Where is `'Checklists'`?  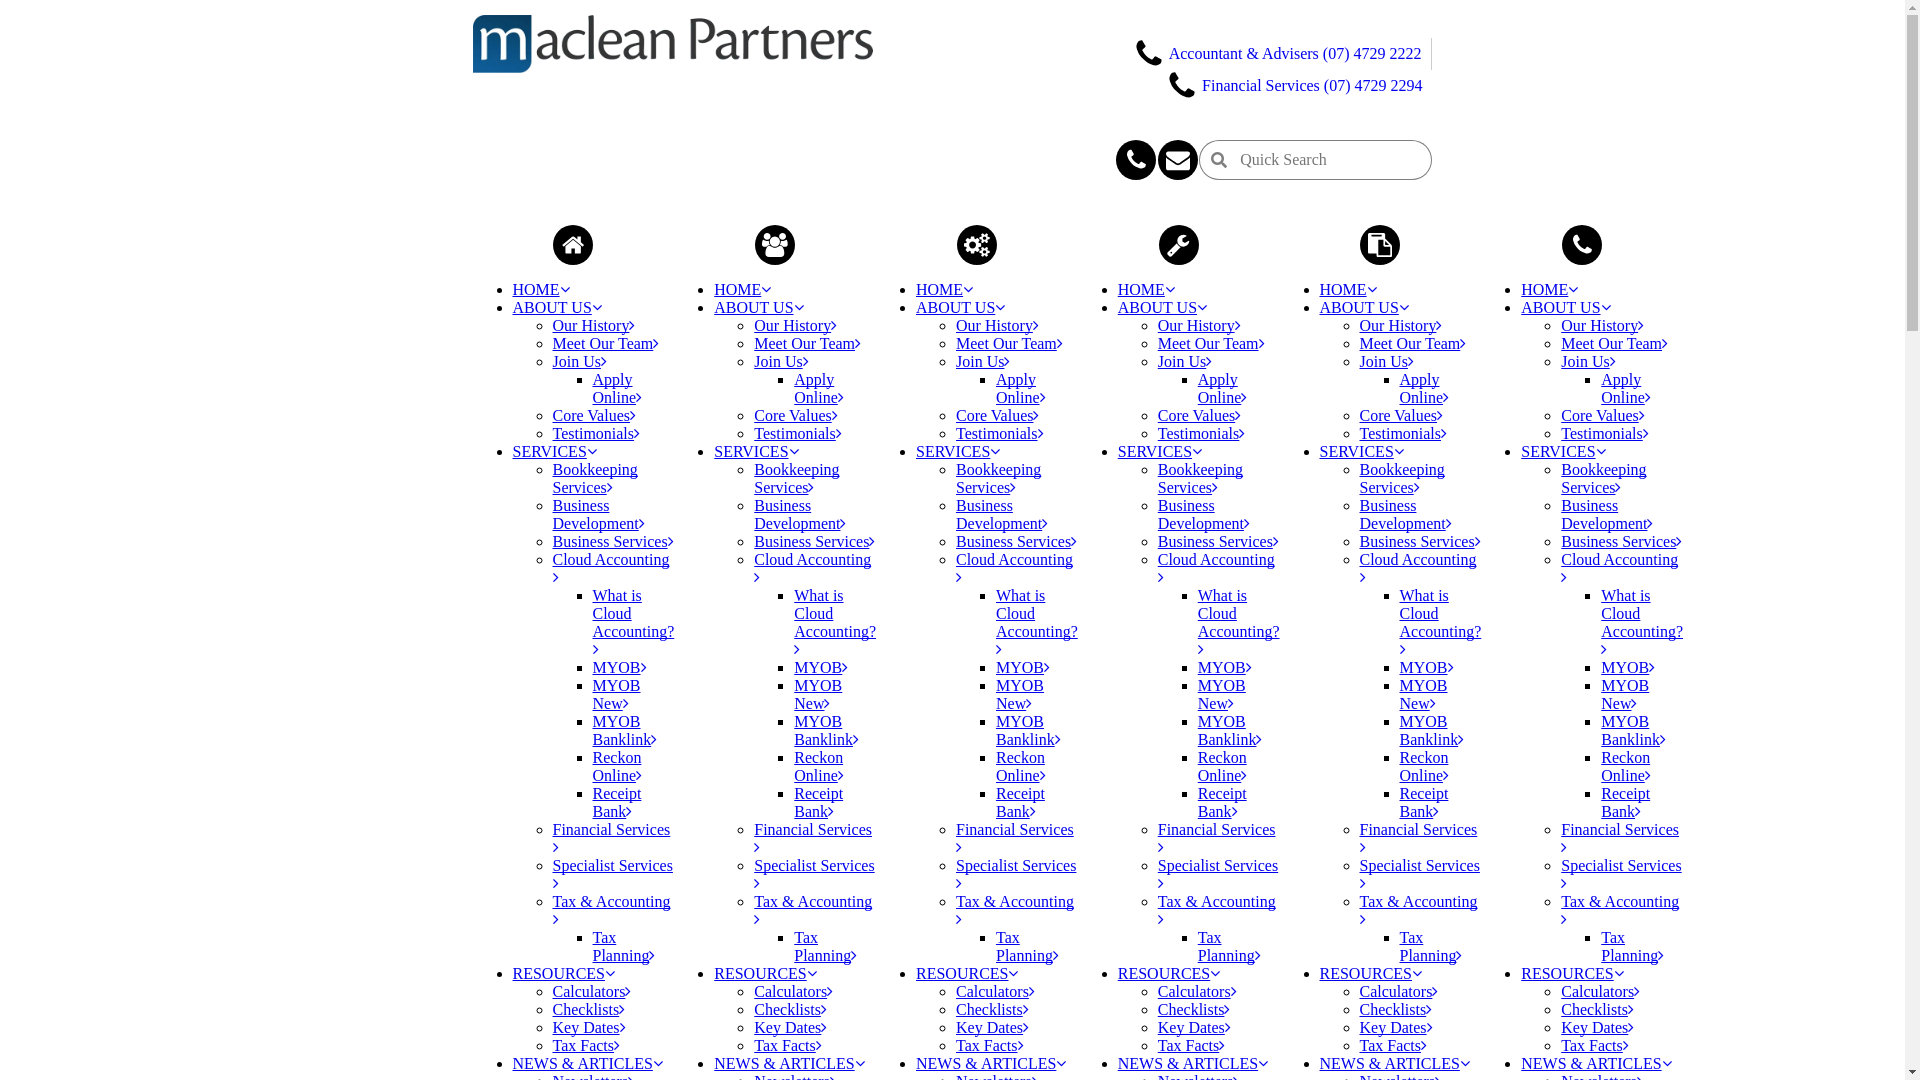
'Checklists' is located at coordinates (1395, 1009).